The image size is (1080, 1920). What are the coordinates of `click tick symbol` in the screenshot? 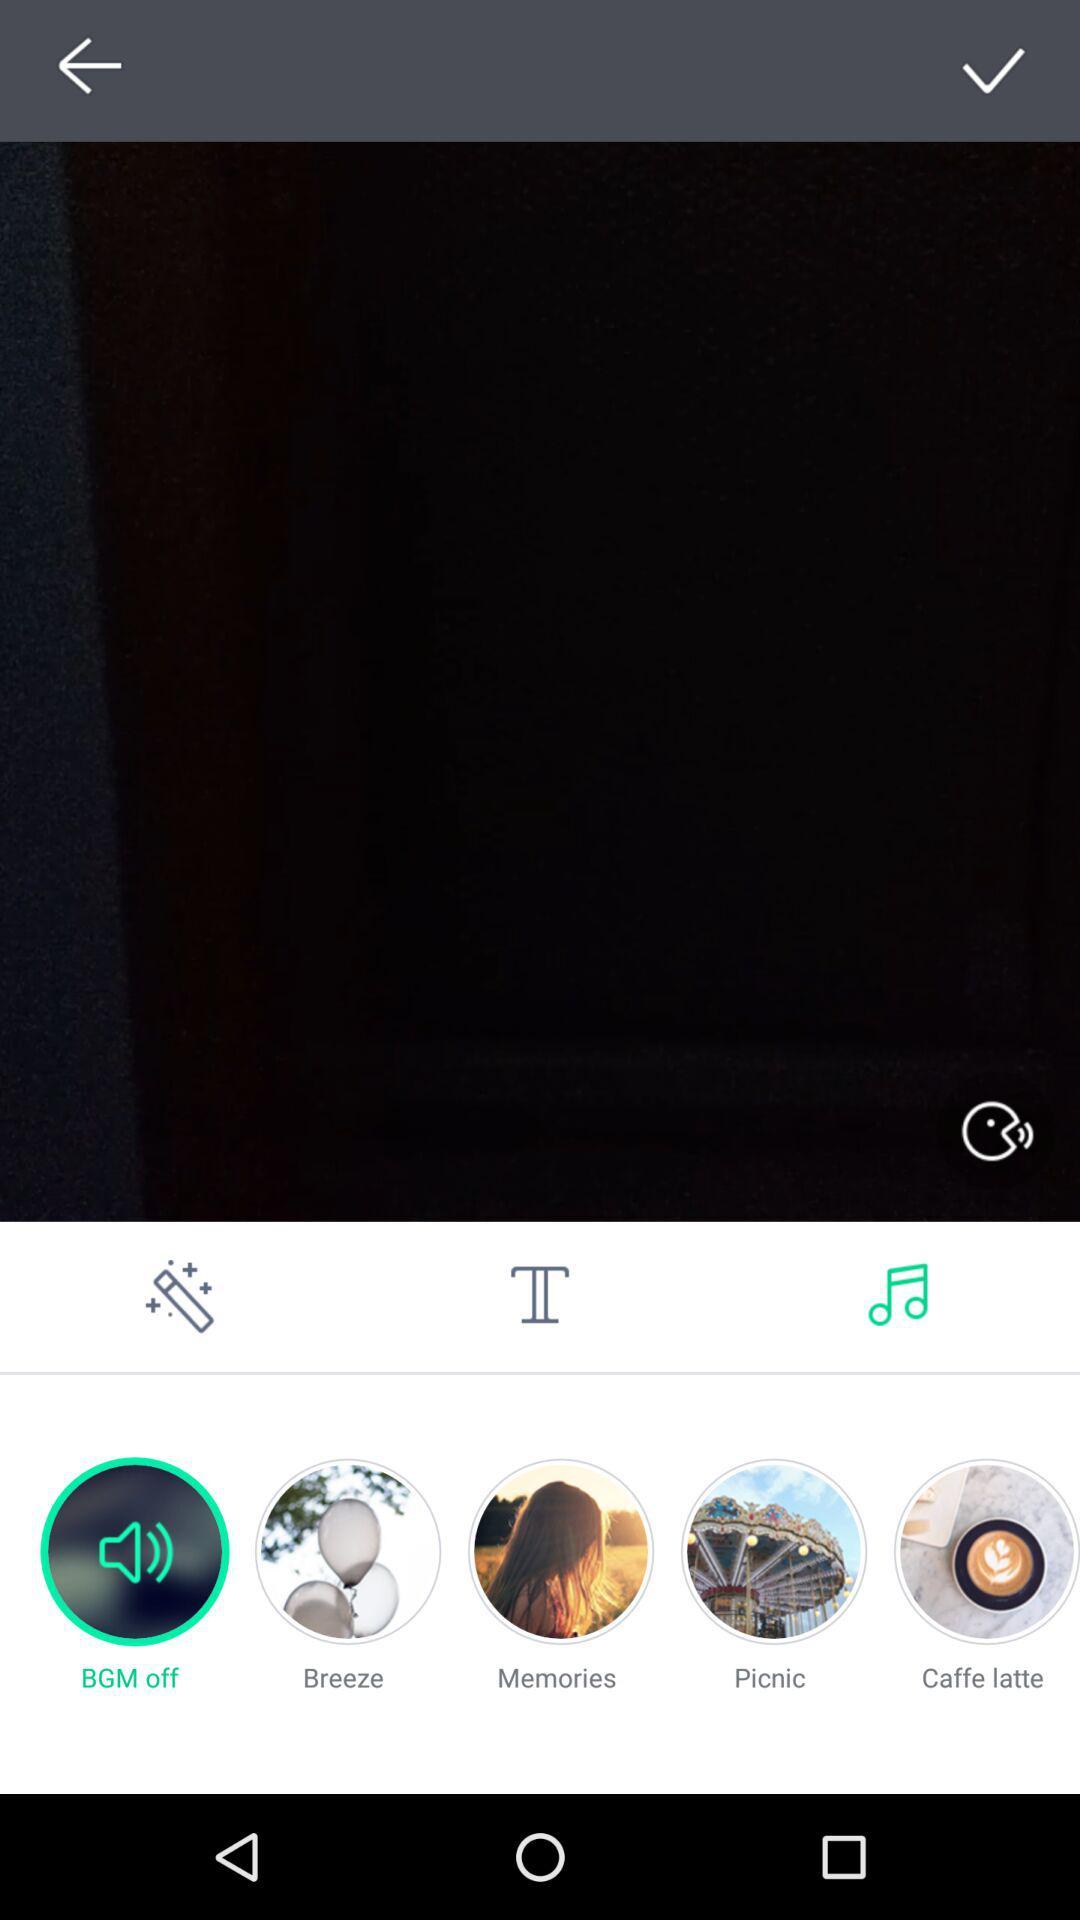 It's located at (995, 70).